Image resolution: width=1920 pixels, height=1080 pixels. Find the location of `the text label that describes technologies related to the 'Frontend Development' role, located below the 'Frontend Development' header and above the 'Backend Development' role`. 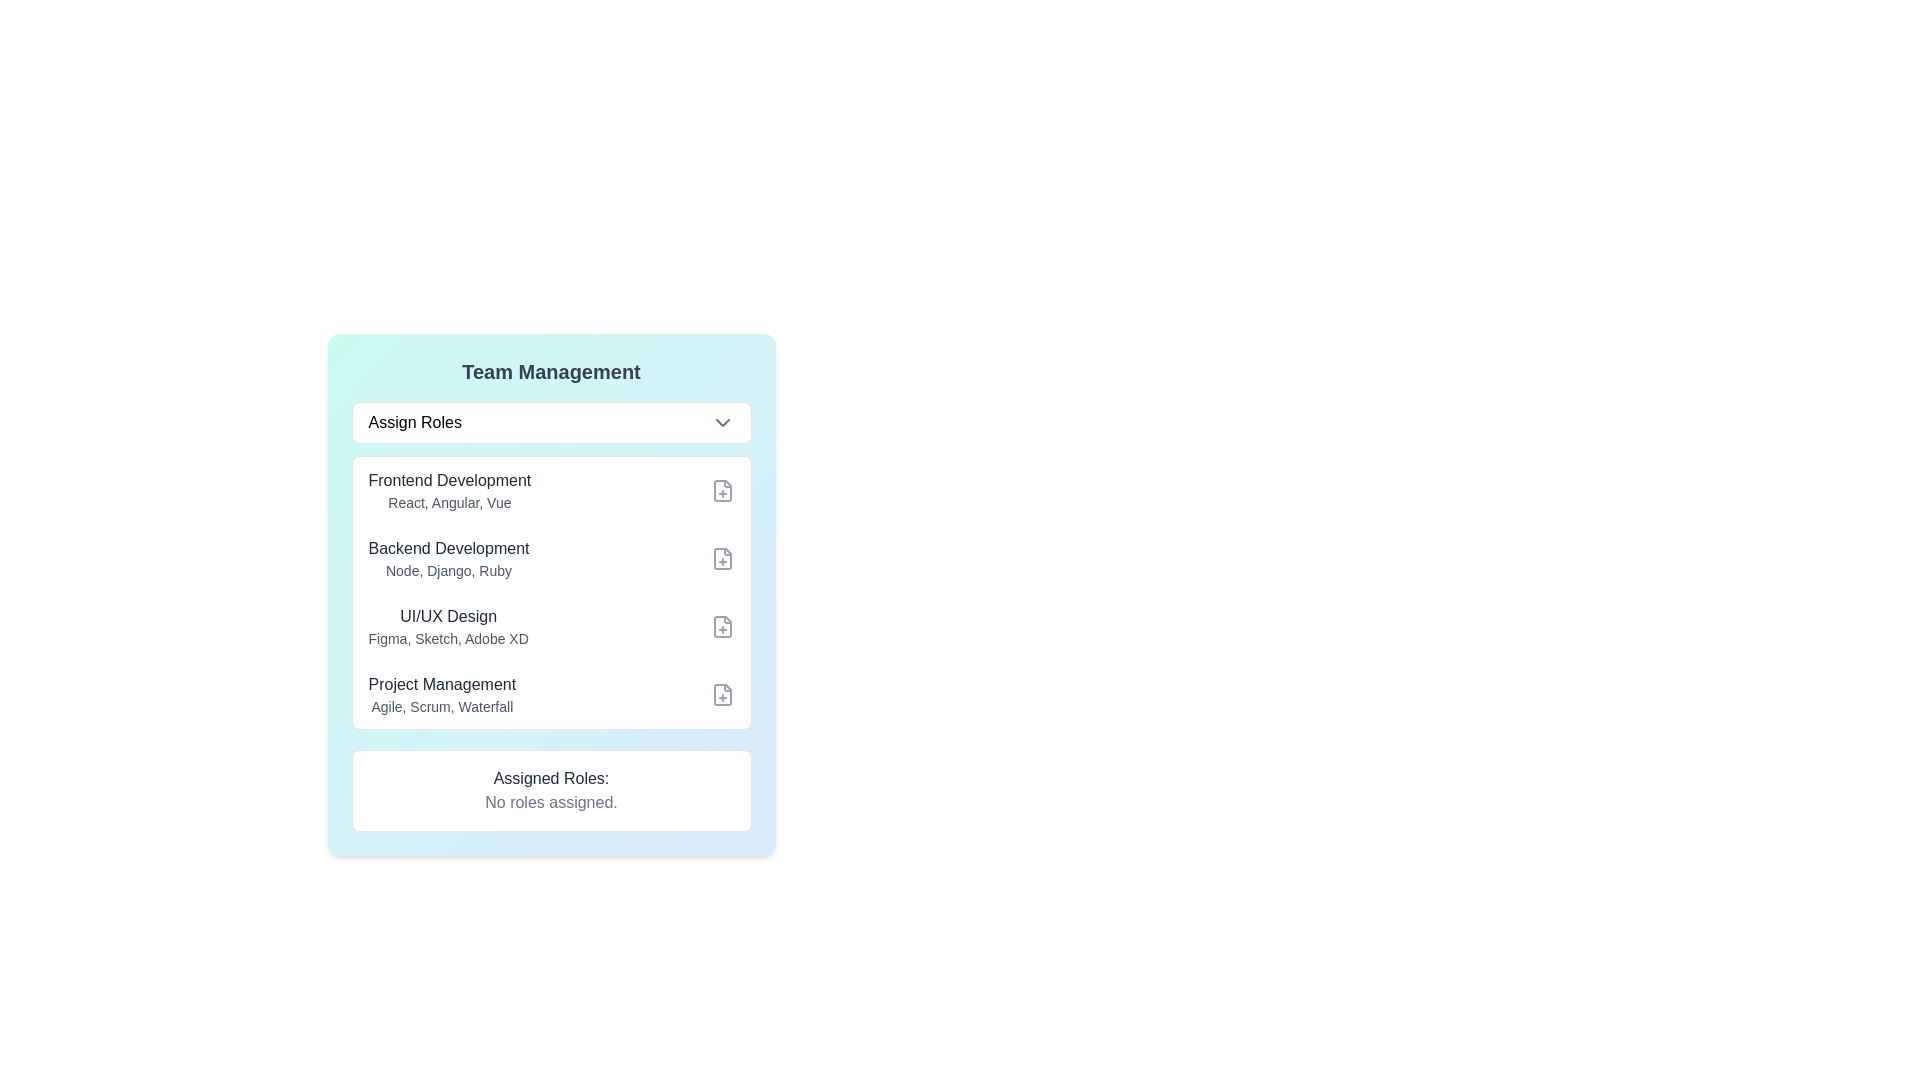

the text label that describes technologies related to the 'Frontend Development' role, located below the 'Frontend Development' header and above the 'Backend Development' role is located at coordinates (448, 501).